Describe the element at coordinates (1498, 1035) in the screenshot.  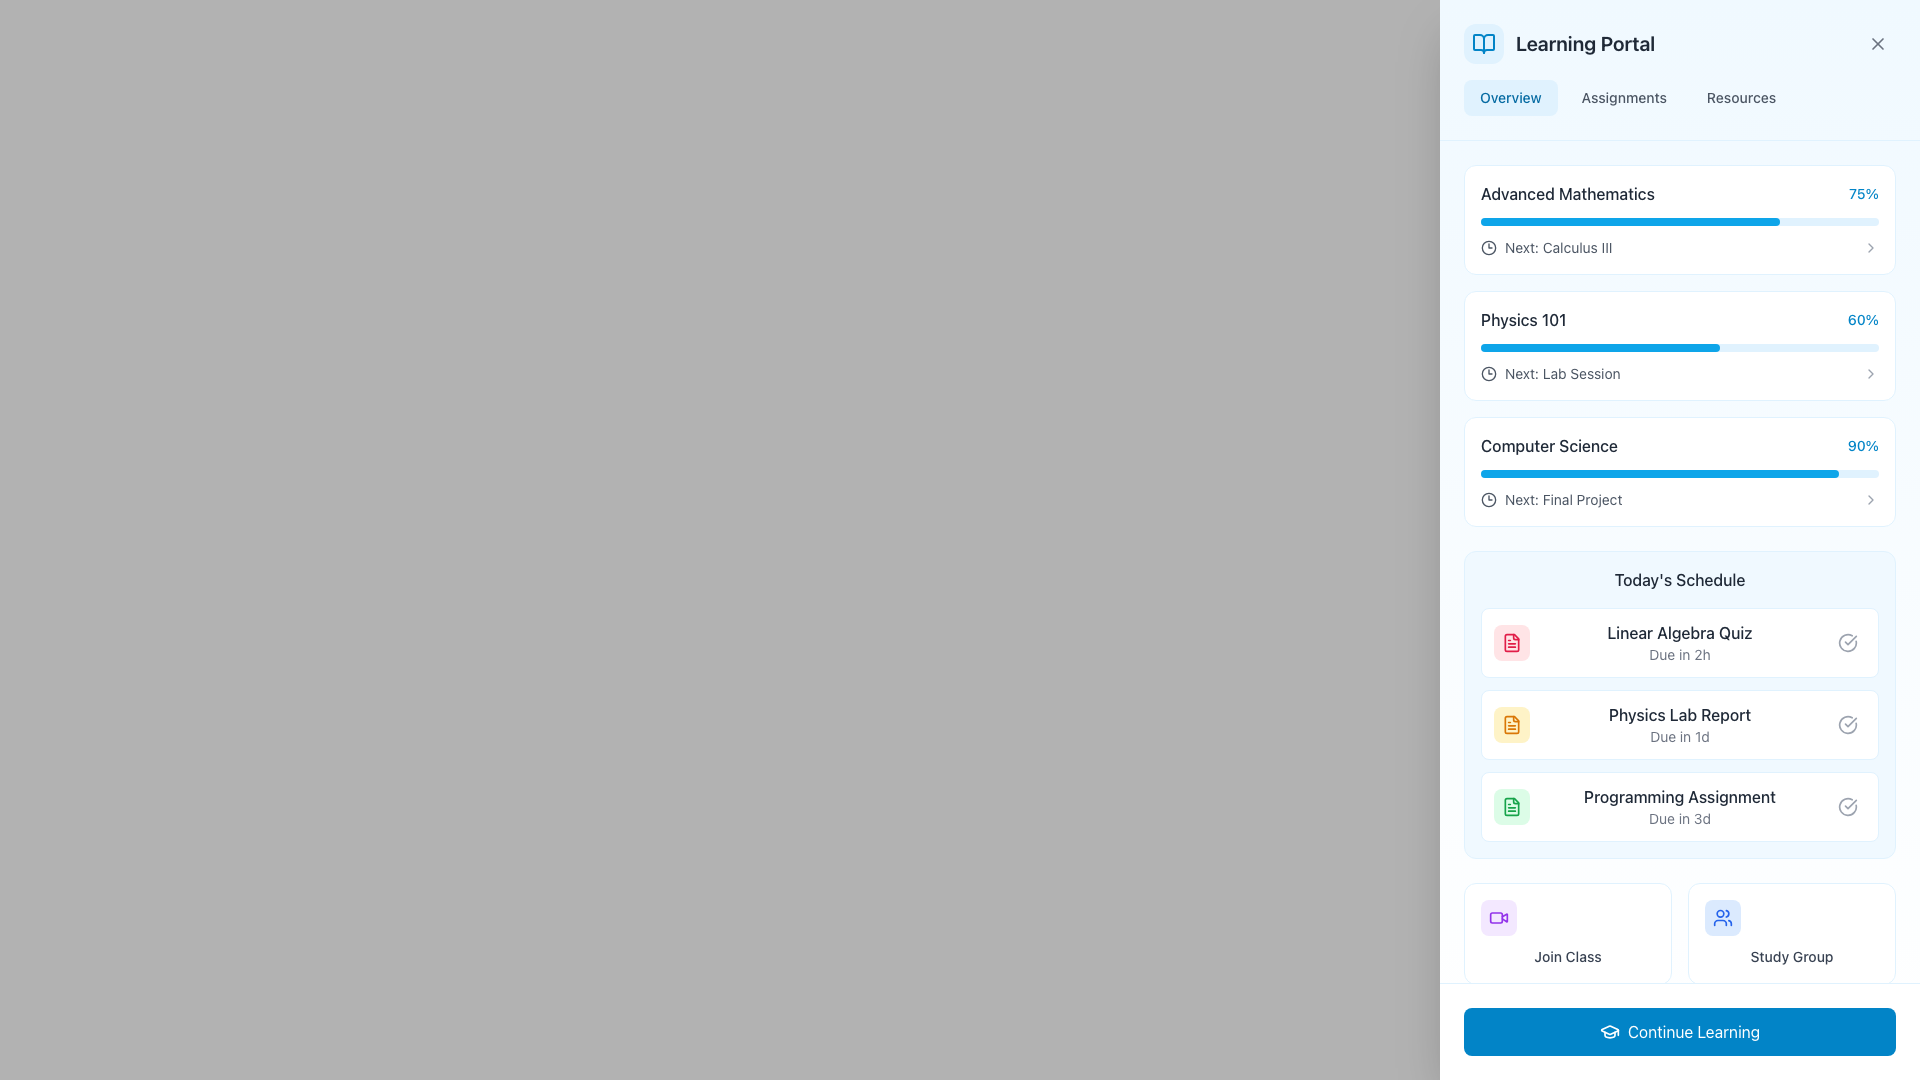
I see `the small, rounded rectangle icon with a green background and text, featuring a centered chat bubble icon, located in the upper left corner of the 'Discussion' card` at that location.